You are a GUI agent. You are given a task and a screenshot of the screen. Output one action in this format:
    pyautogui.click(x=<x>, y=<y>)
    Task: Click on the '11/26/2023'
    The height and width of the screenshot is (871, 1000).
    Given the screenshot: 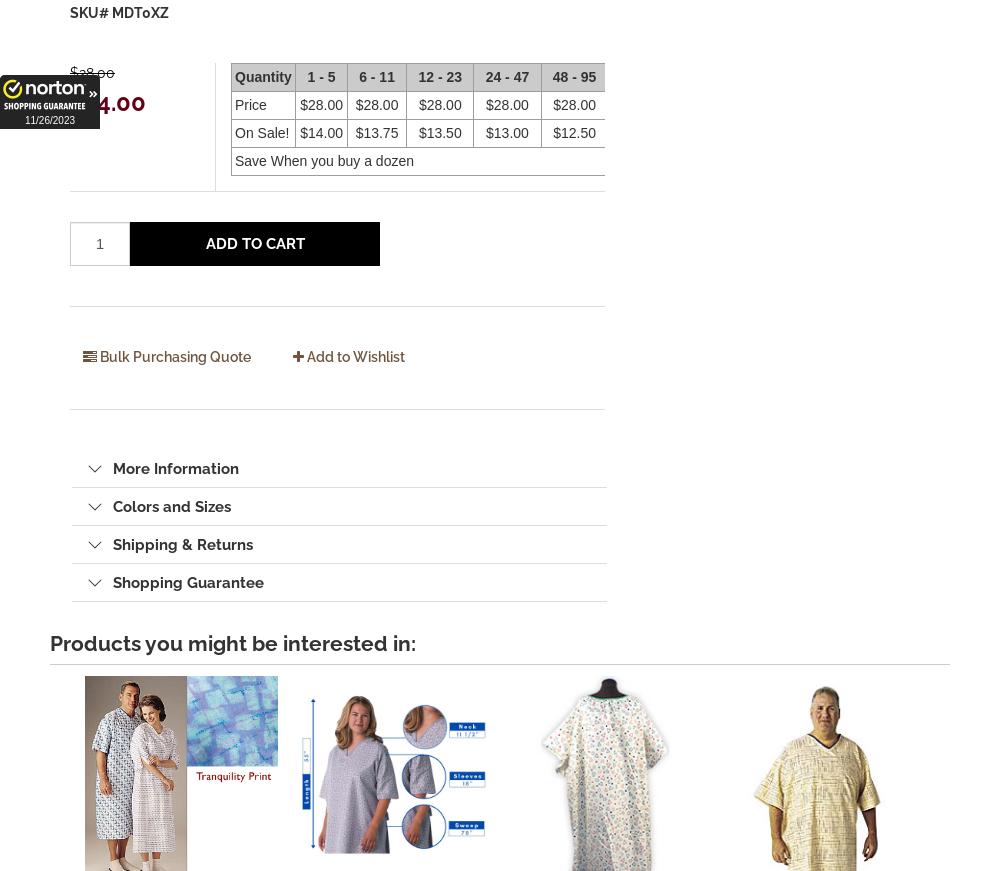 What is the action you would take?
    pyautogui.click(x=49, y=119)
    